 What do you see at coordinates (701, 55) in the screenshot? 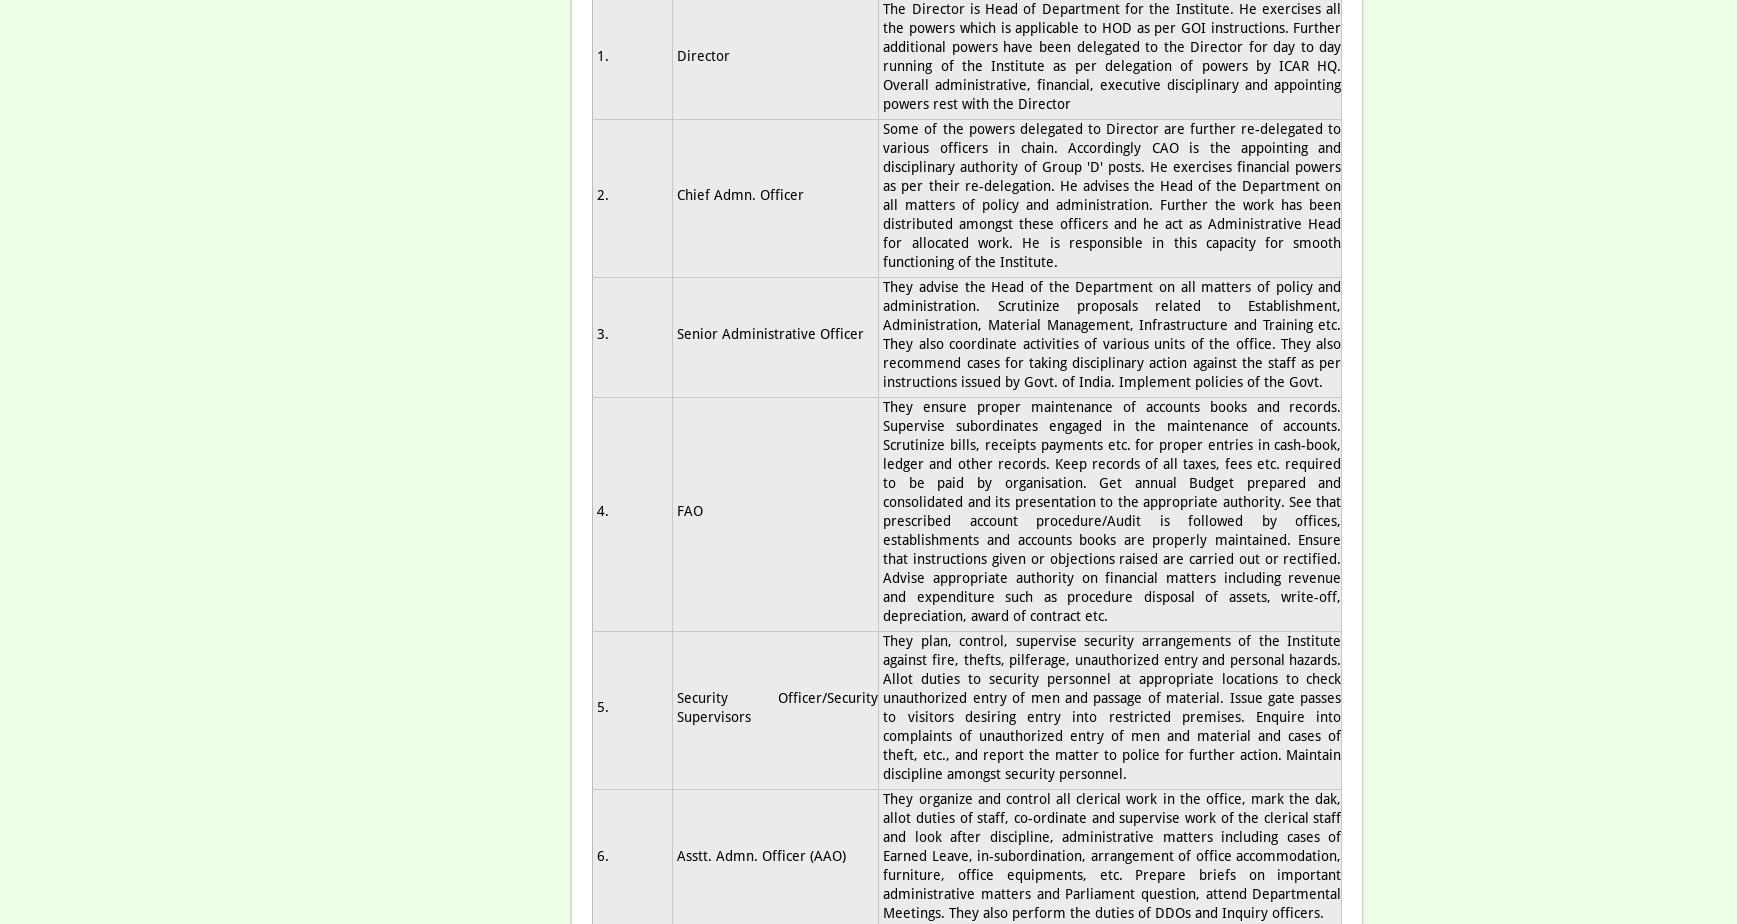
I see `'Director'` at bounding box center [701, 55].